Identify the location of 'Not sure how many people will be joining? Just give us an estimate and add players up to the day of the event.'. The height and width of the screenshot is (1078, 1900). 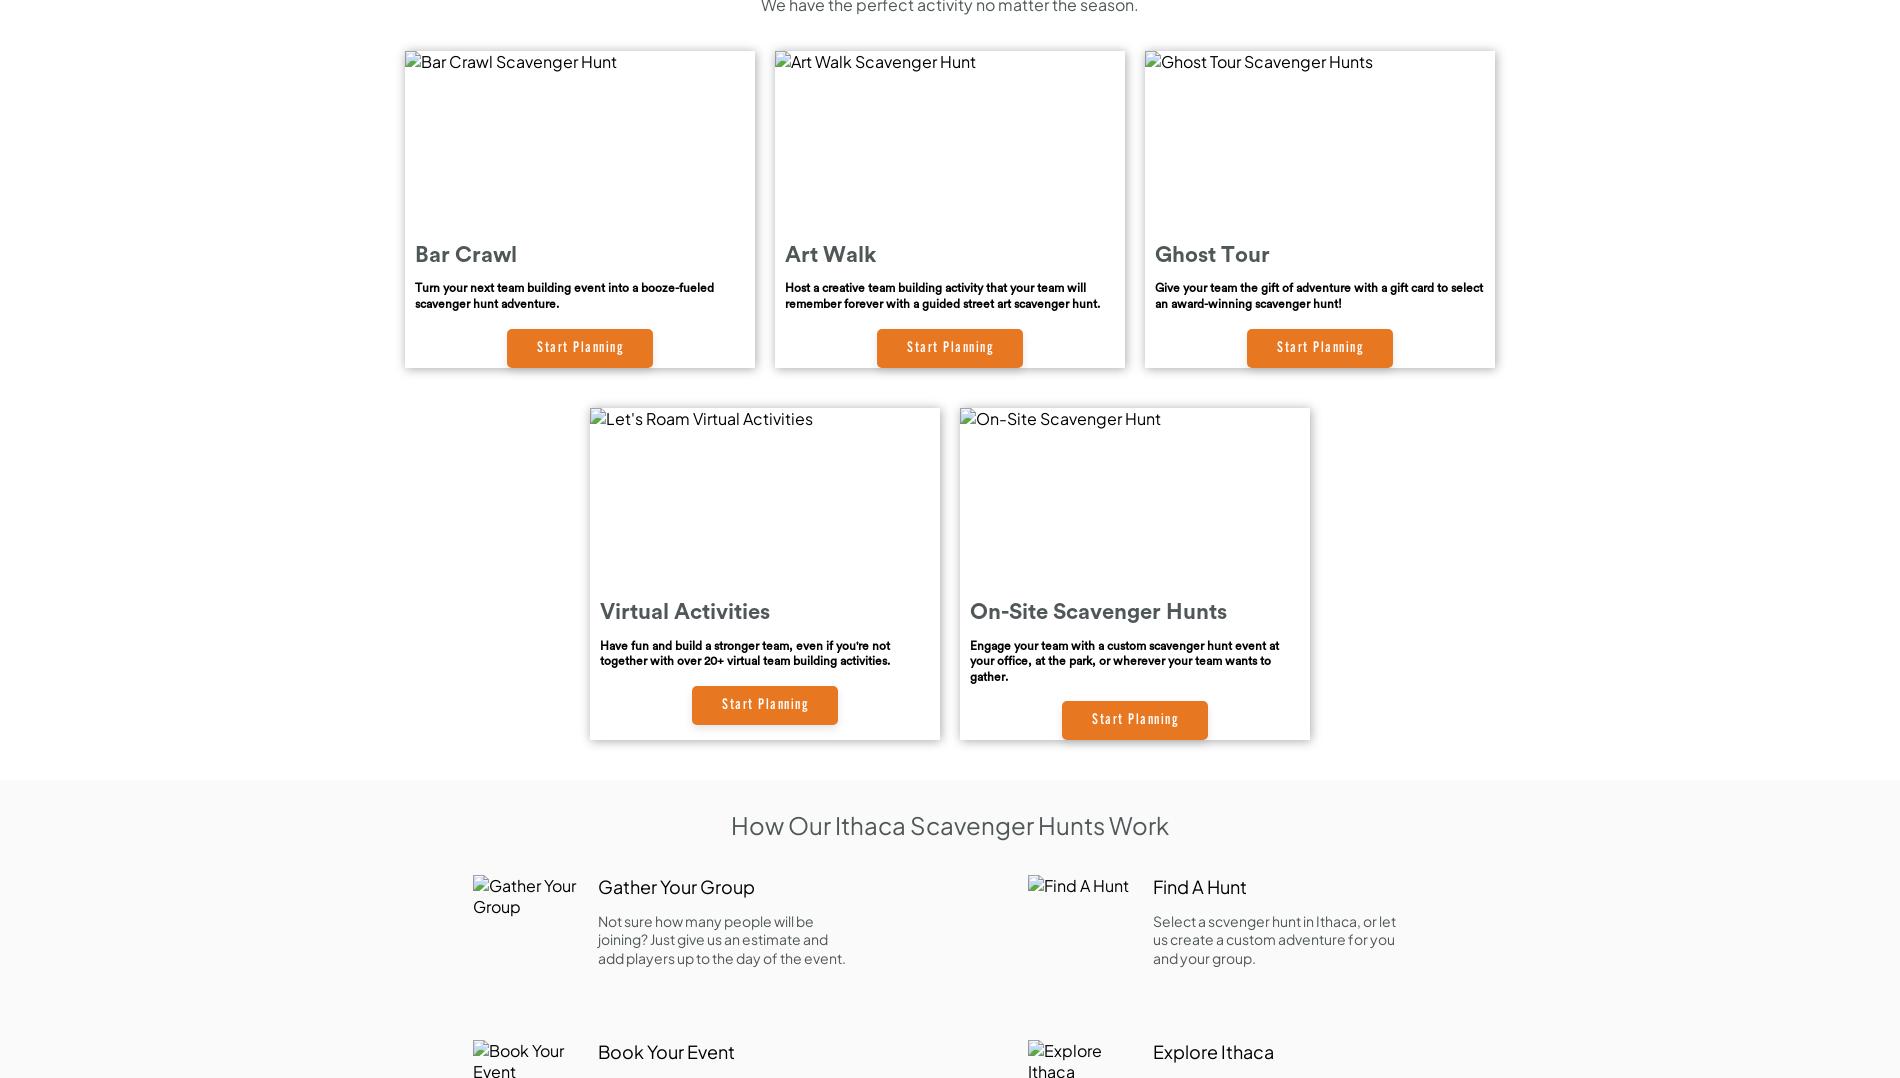
(720, 938).